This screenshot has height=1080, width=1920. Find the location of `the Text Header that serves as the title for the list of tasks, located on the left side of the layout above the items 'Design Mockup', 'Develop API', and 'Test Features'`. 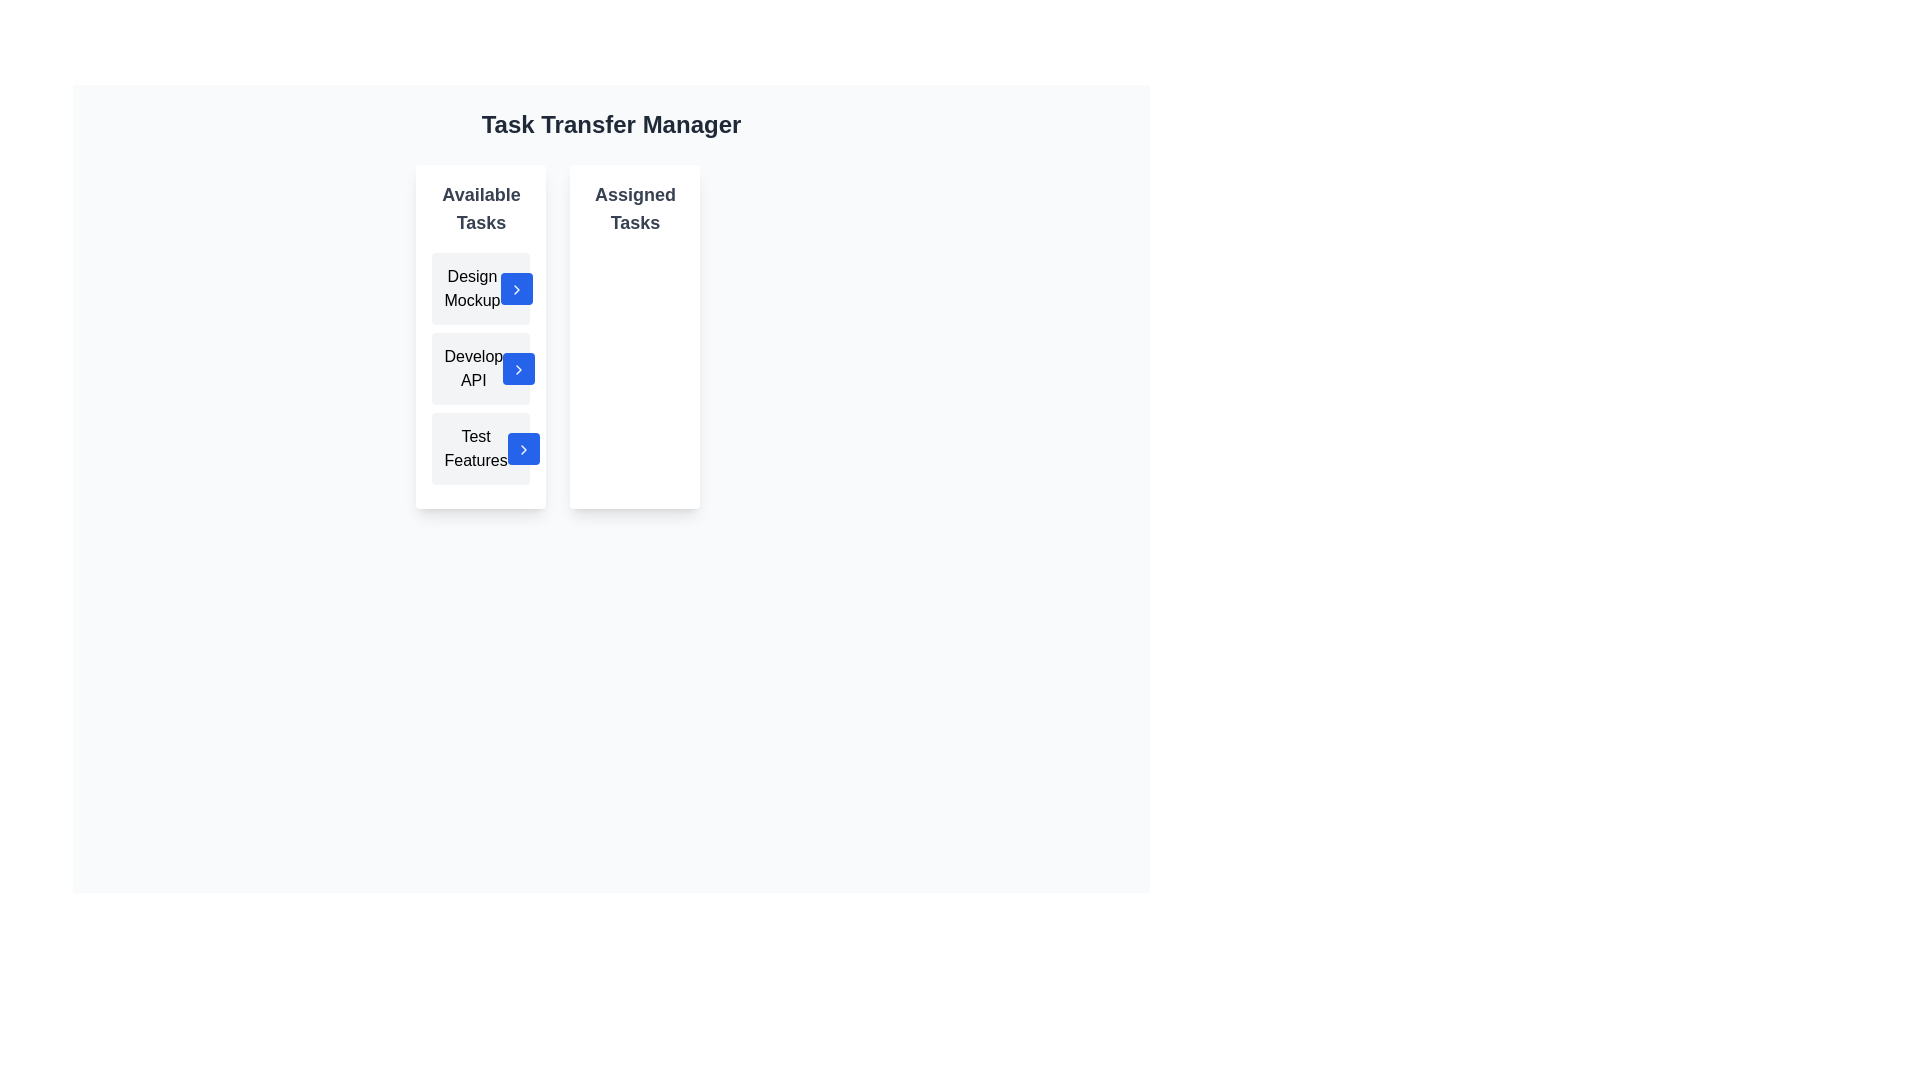

the Text Header that serves as the title for the list of tasks, located on the left side of the layout above the items 'Design Mockup', 'Develop API', and 'Test Features' is located at coordinates (481, 208).